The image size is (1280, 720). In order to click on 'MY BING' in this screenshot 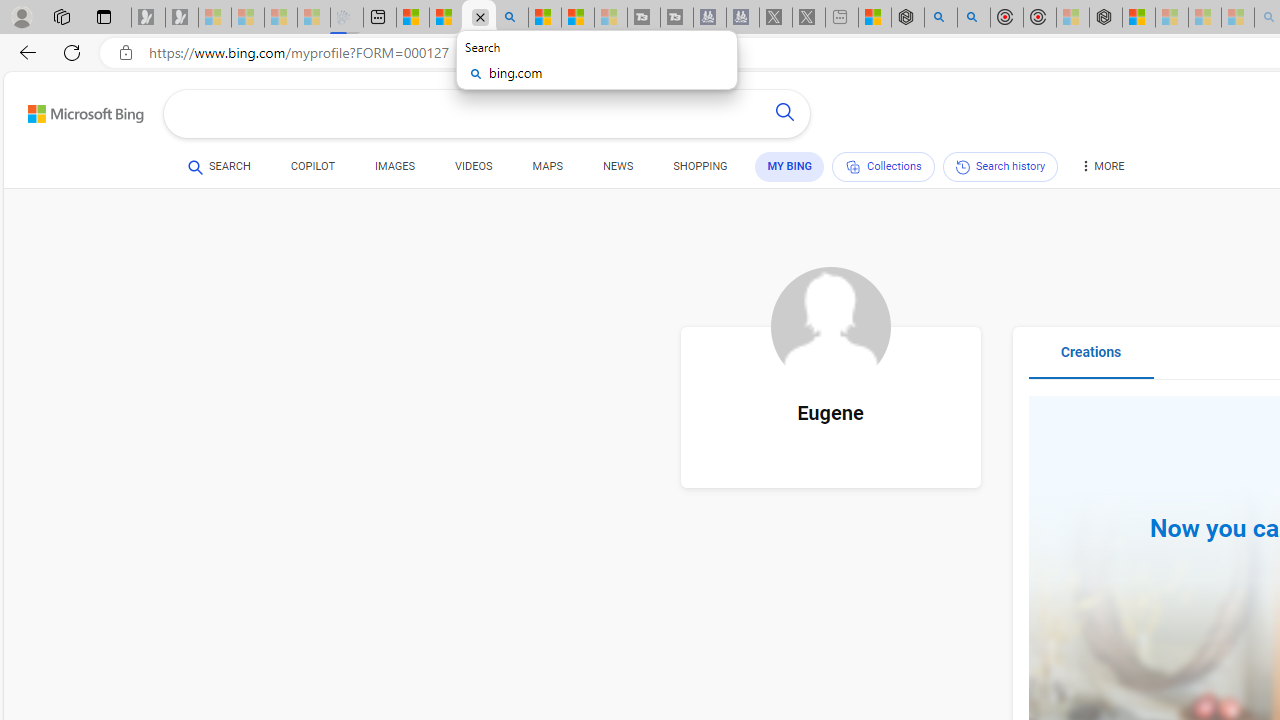, I will do `click(788, 166)`.